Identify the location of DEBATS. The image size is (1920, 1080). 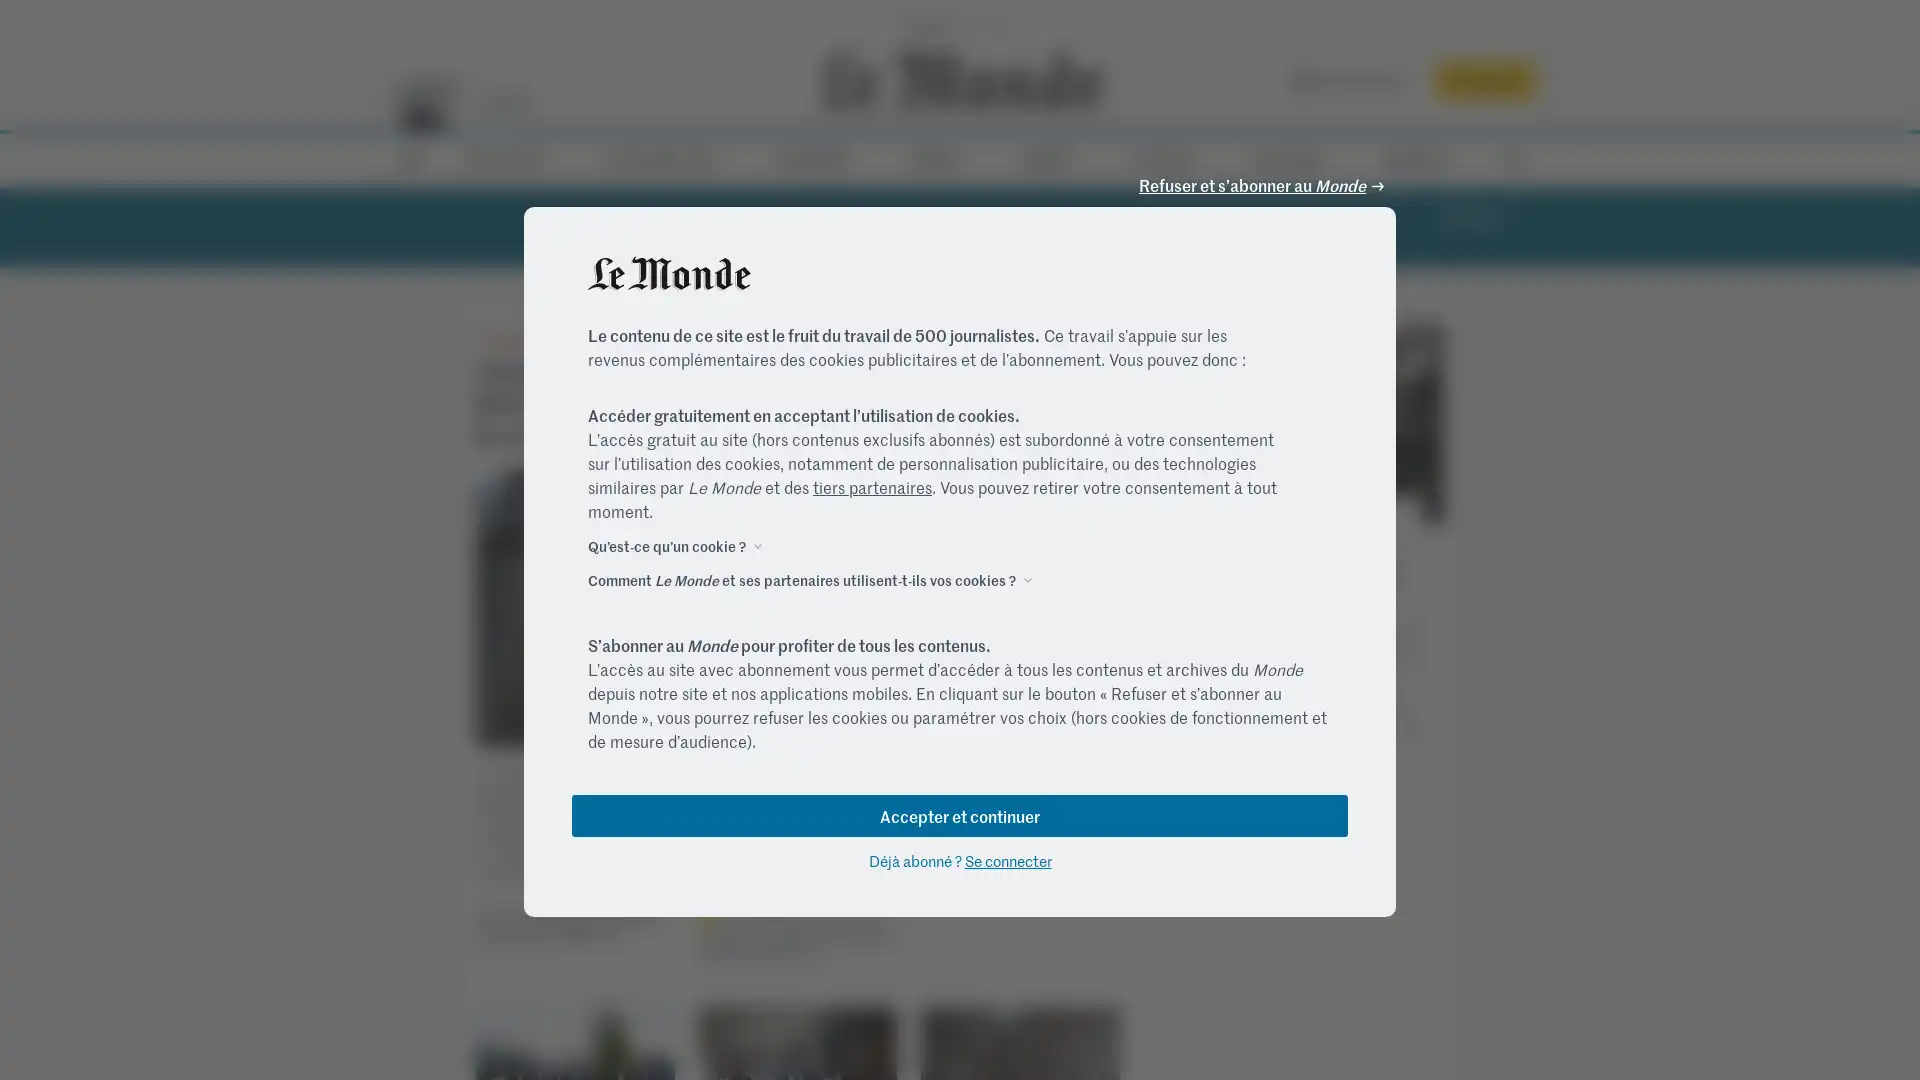
(1054, 158).